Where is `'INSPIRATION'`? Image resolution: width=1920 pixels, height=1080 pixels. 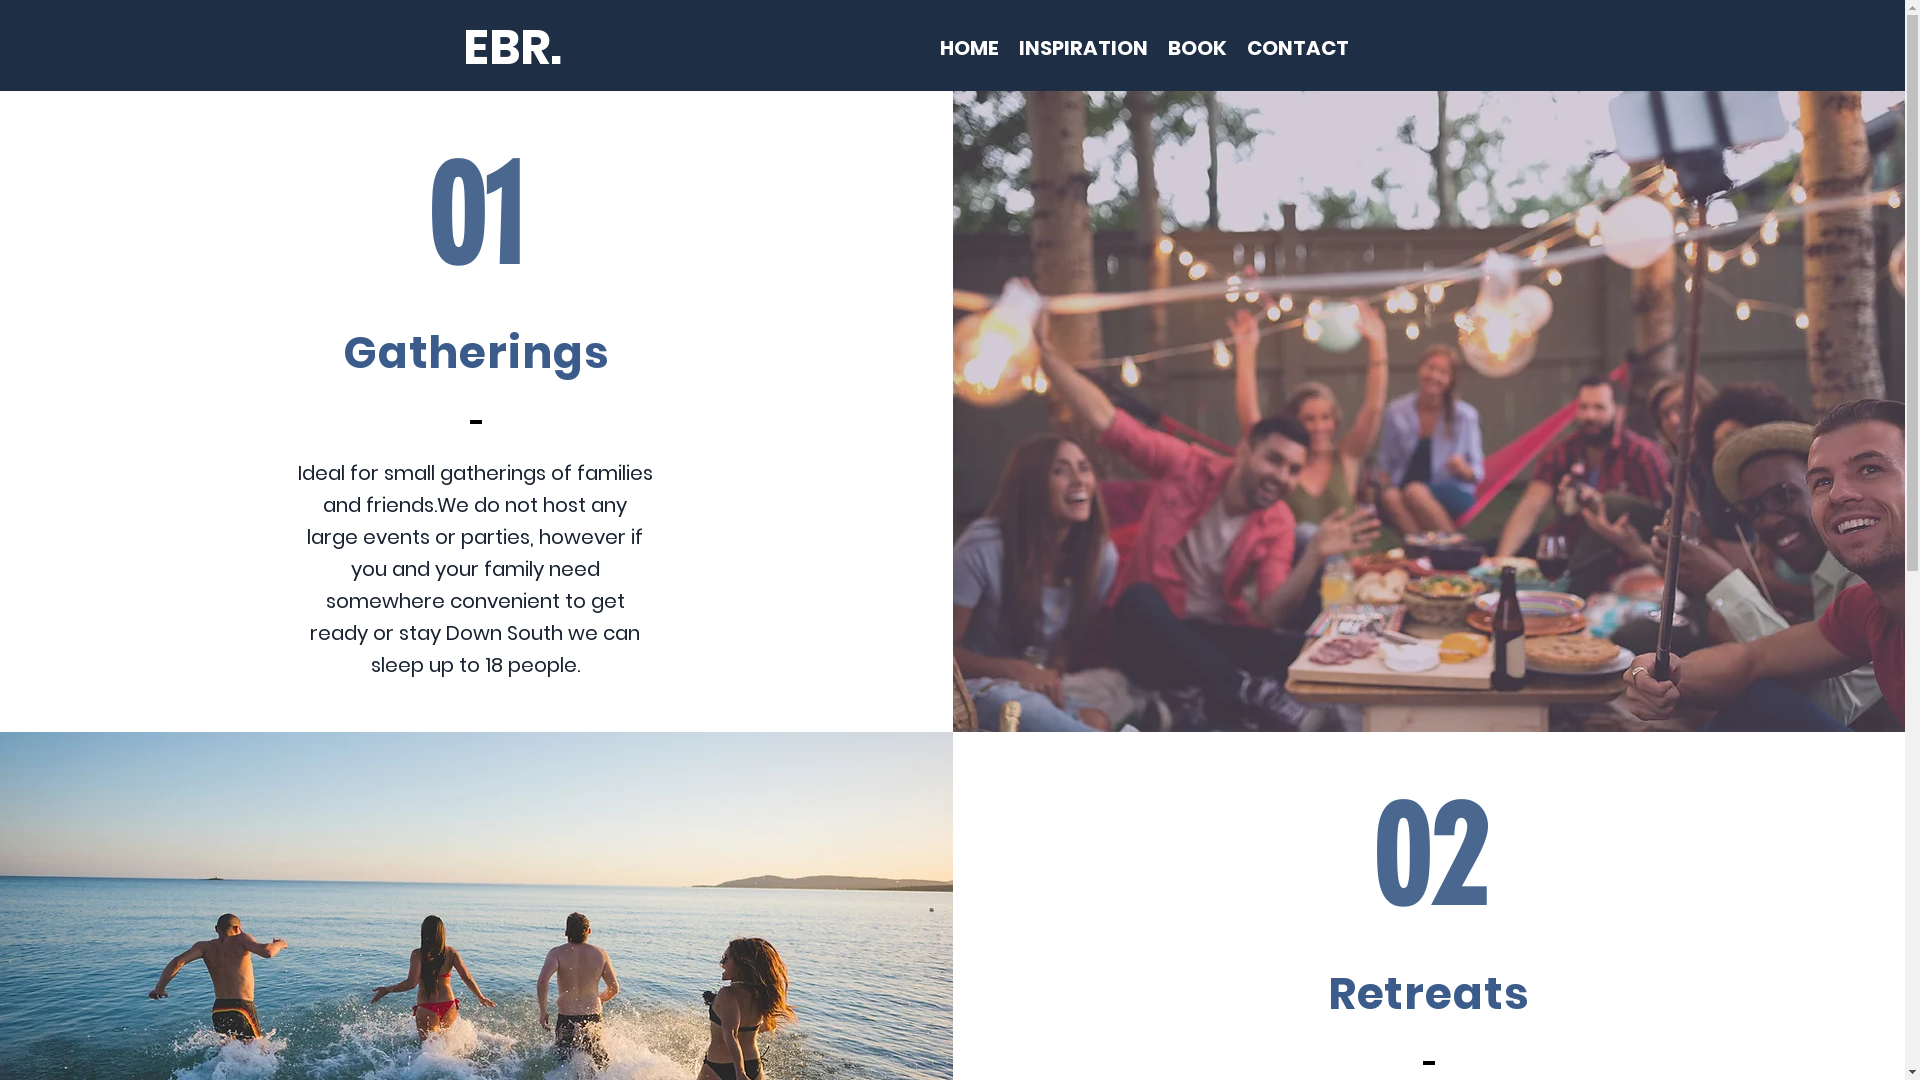 'INSPIRATION' is located at coordinates (1082, 46).